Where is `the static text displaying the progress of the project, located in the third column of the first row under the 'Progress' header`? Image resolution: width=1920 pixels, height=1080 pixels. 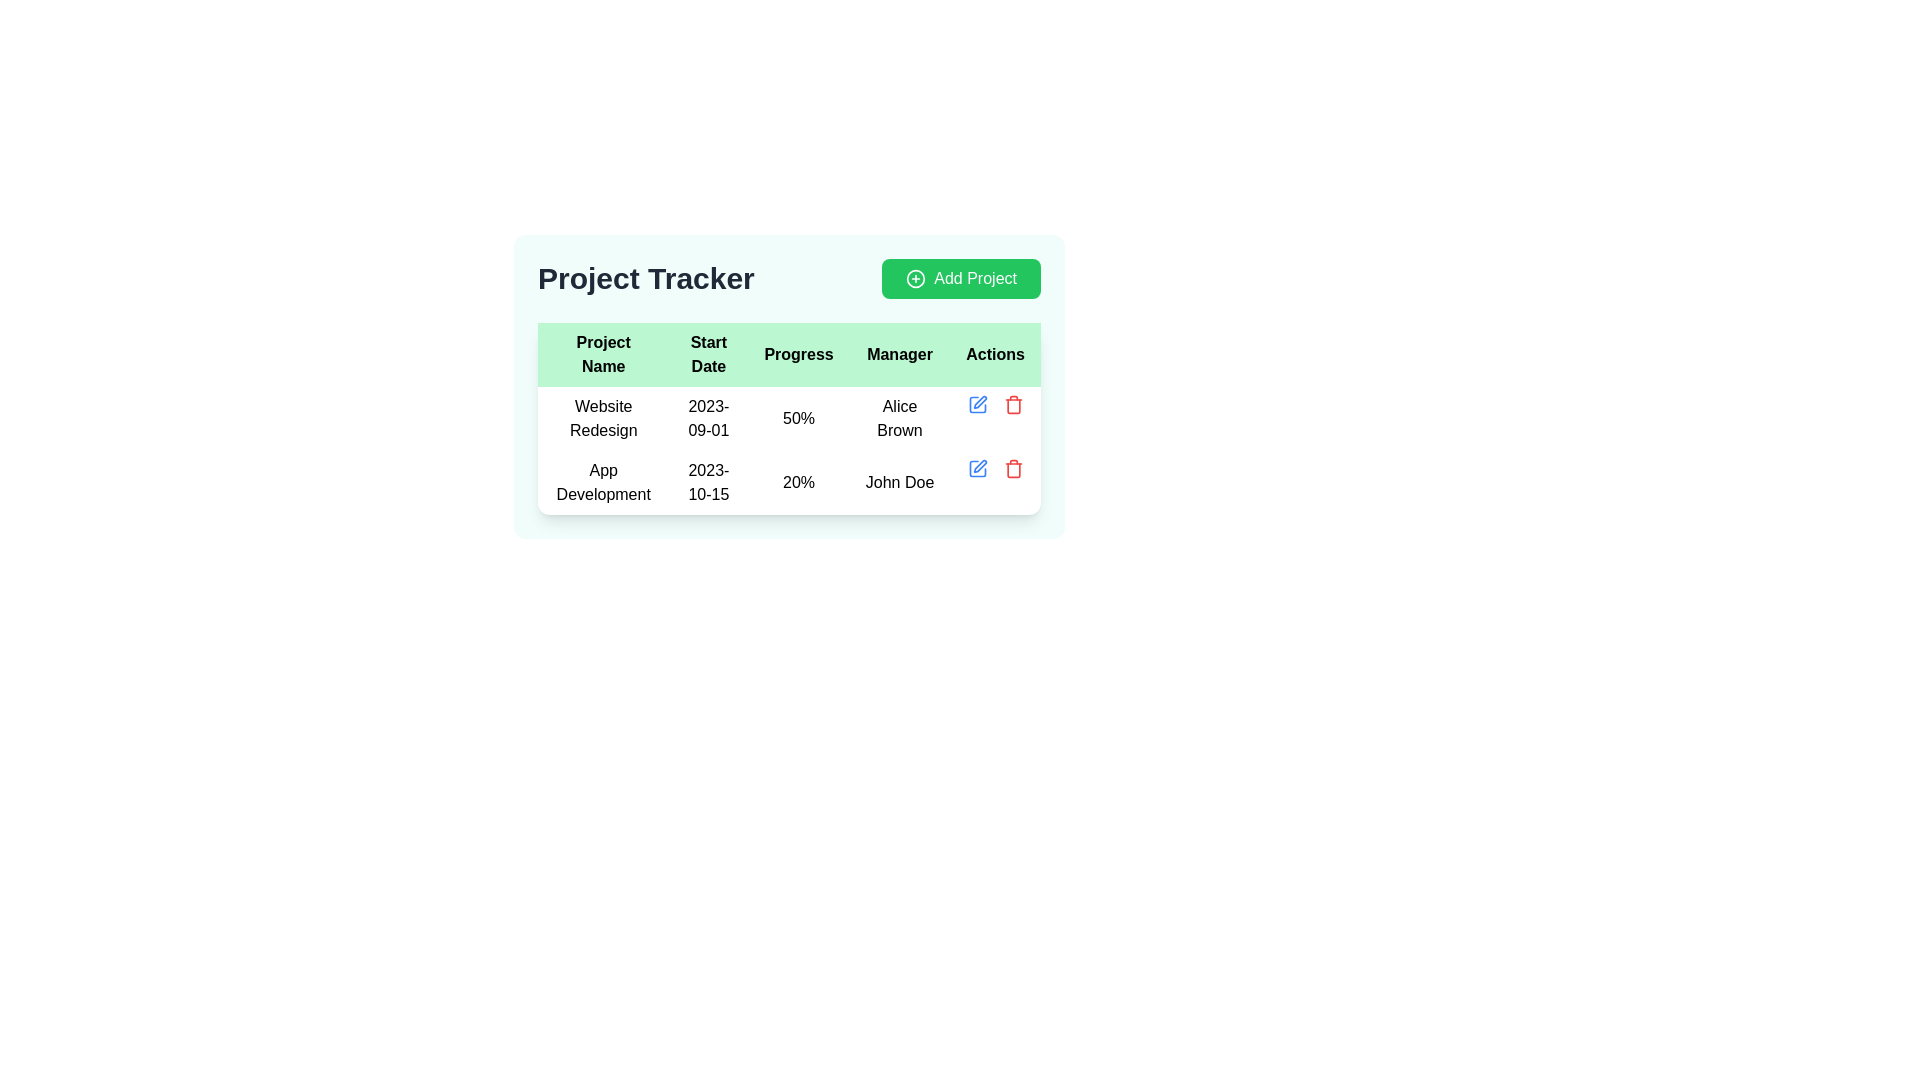 the static text displaying the progress of the project, located in the third column of the first row under the 'Progress' header is located at coordinates (788, 418).